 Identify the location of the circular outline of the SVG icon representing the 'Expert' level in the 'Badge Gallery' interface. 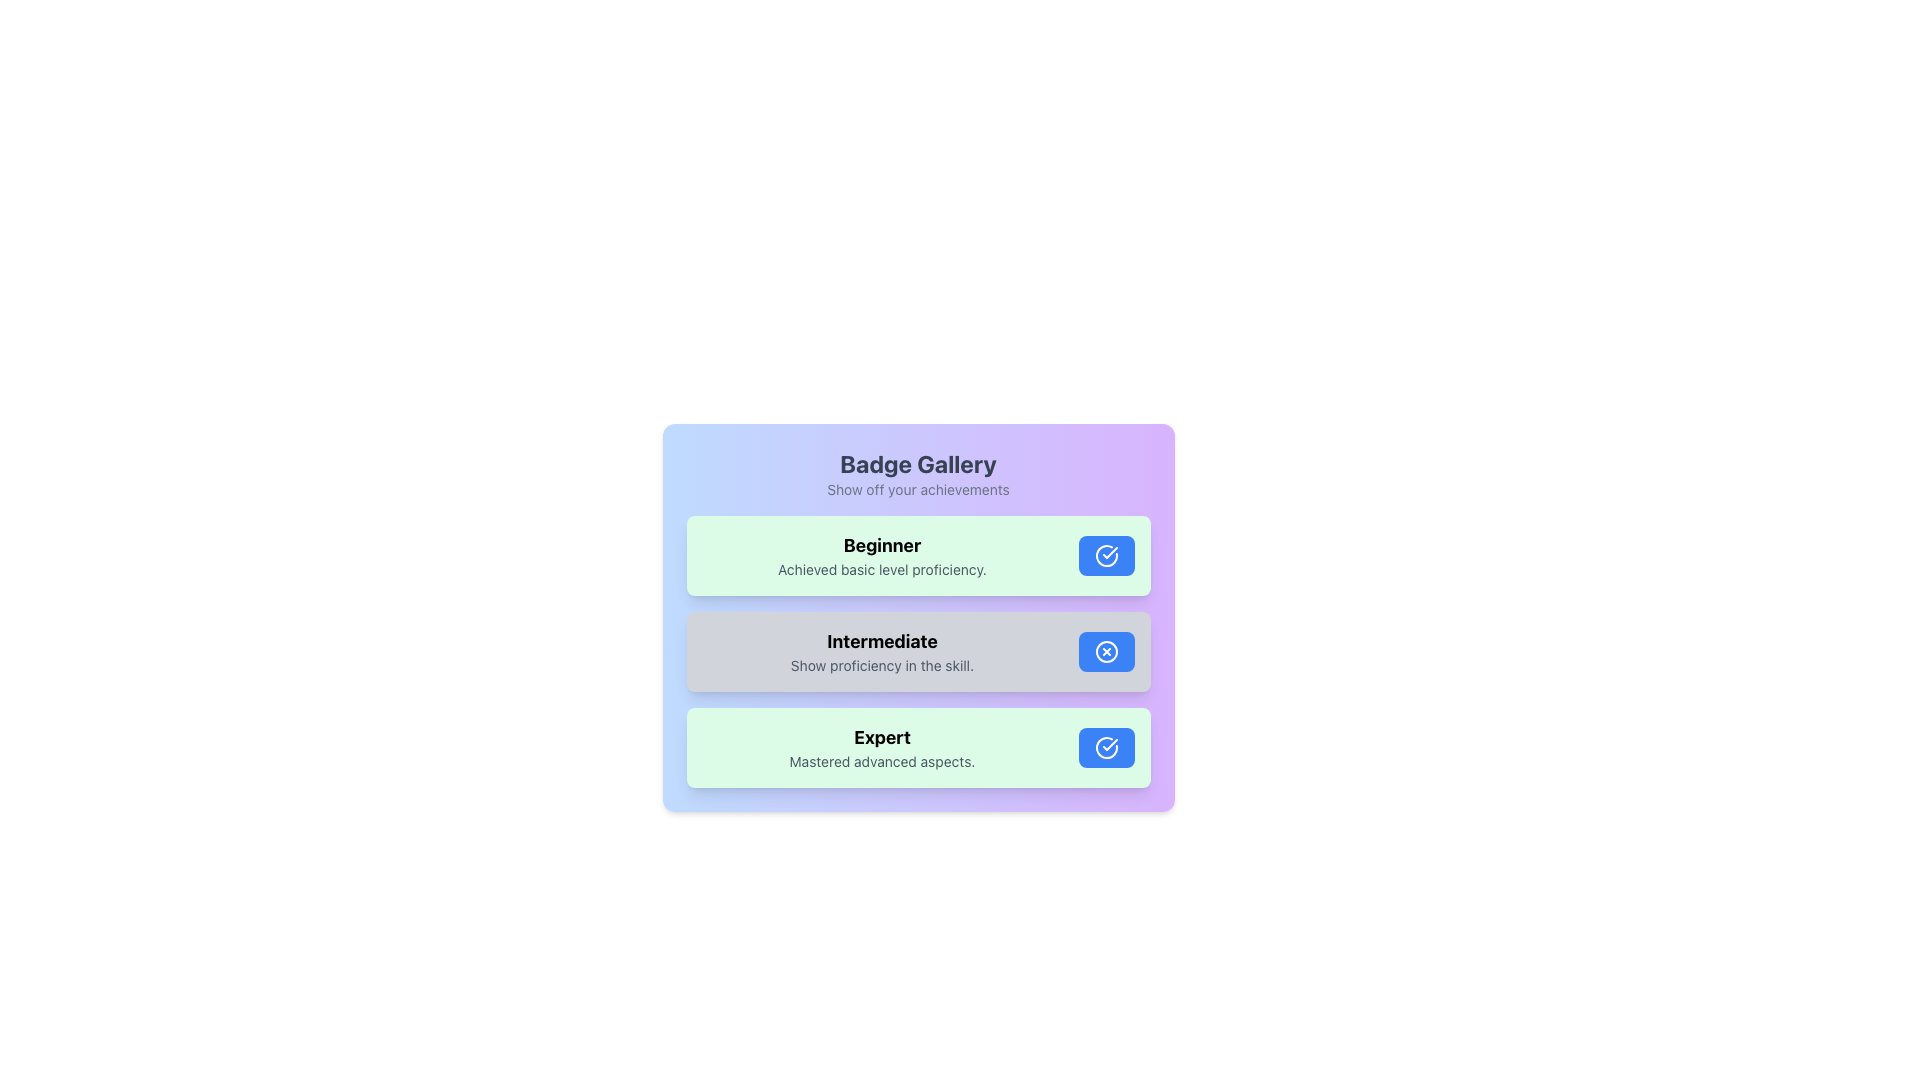
(1105, 748).